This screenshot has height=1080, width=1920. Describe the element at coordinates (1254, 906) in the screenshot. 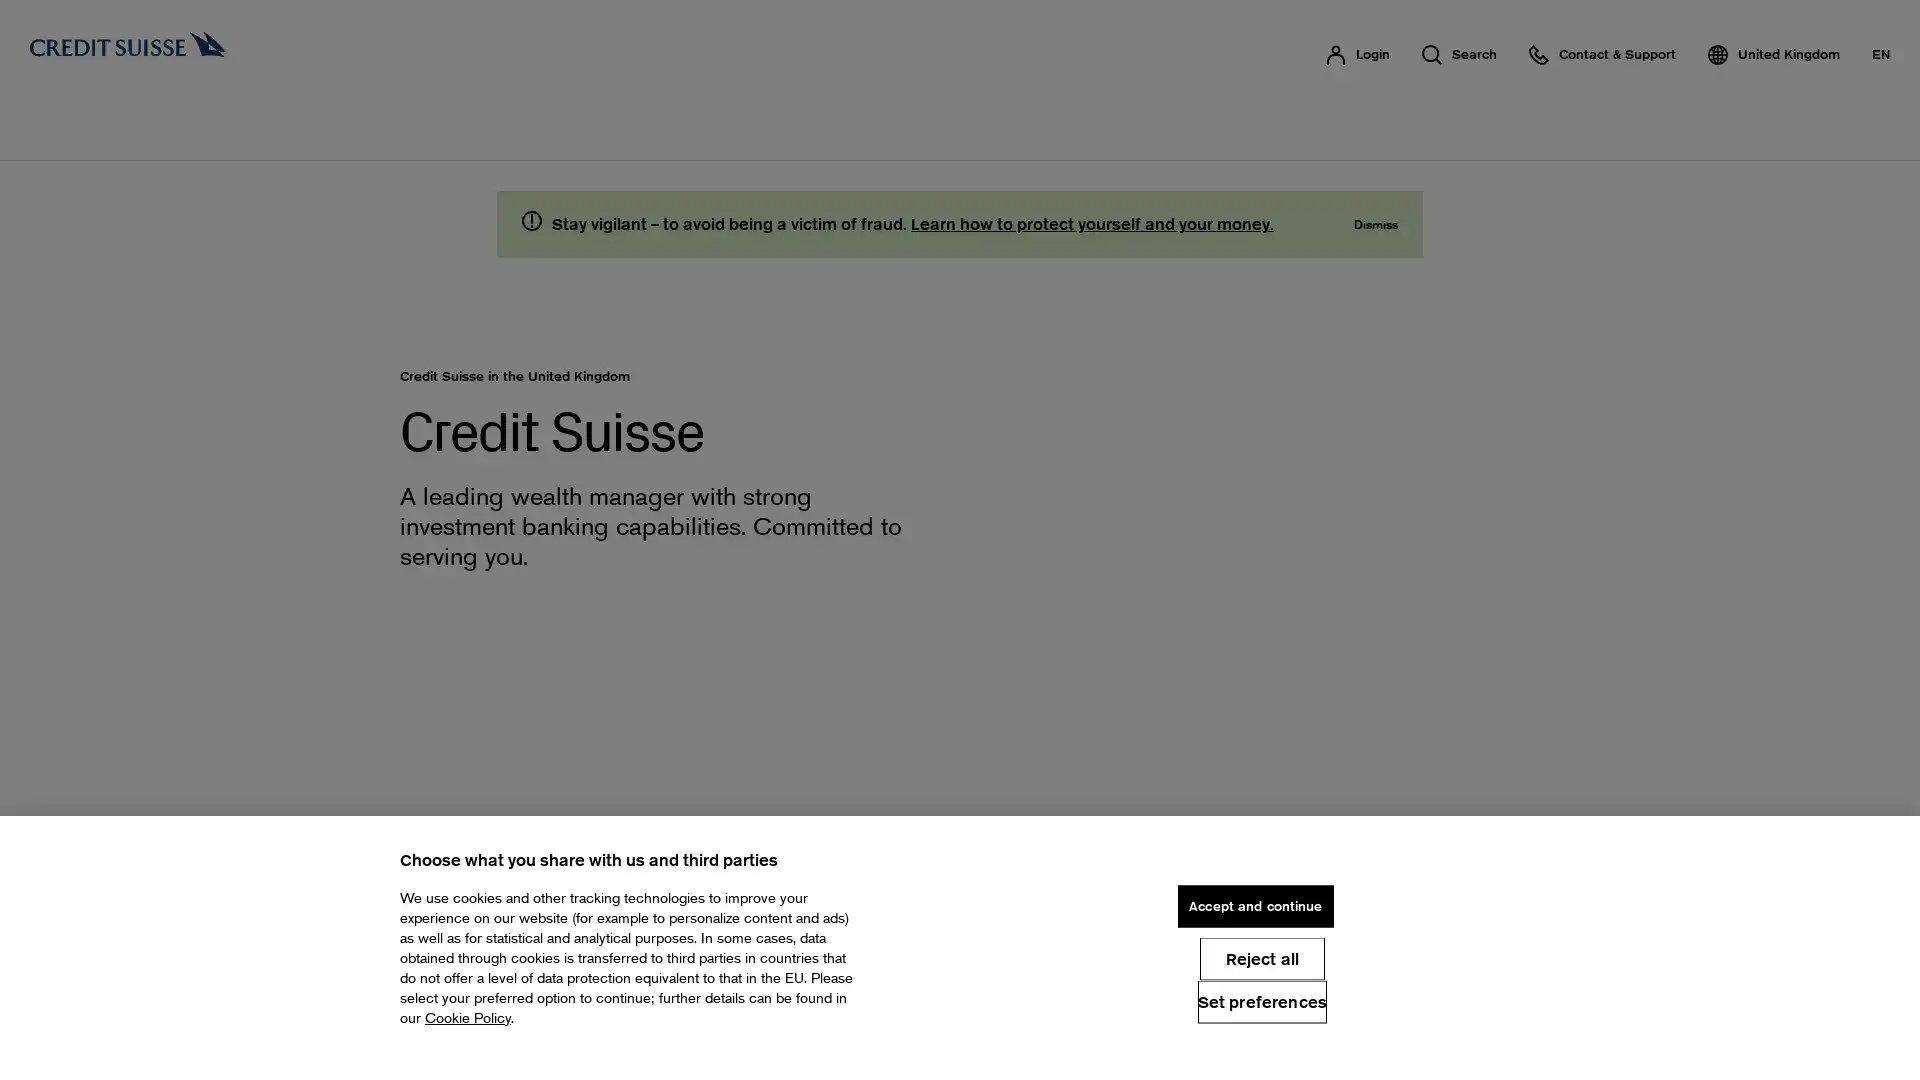

I see `Accept and continue` at that location.